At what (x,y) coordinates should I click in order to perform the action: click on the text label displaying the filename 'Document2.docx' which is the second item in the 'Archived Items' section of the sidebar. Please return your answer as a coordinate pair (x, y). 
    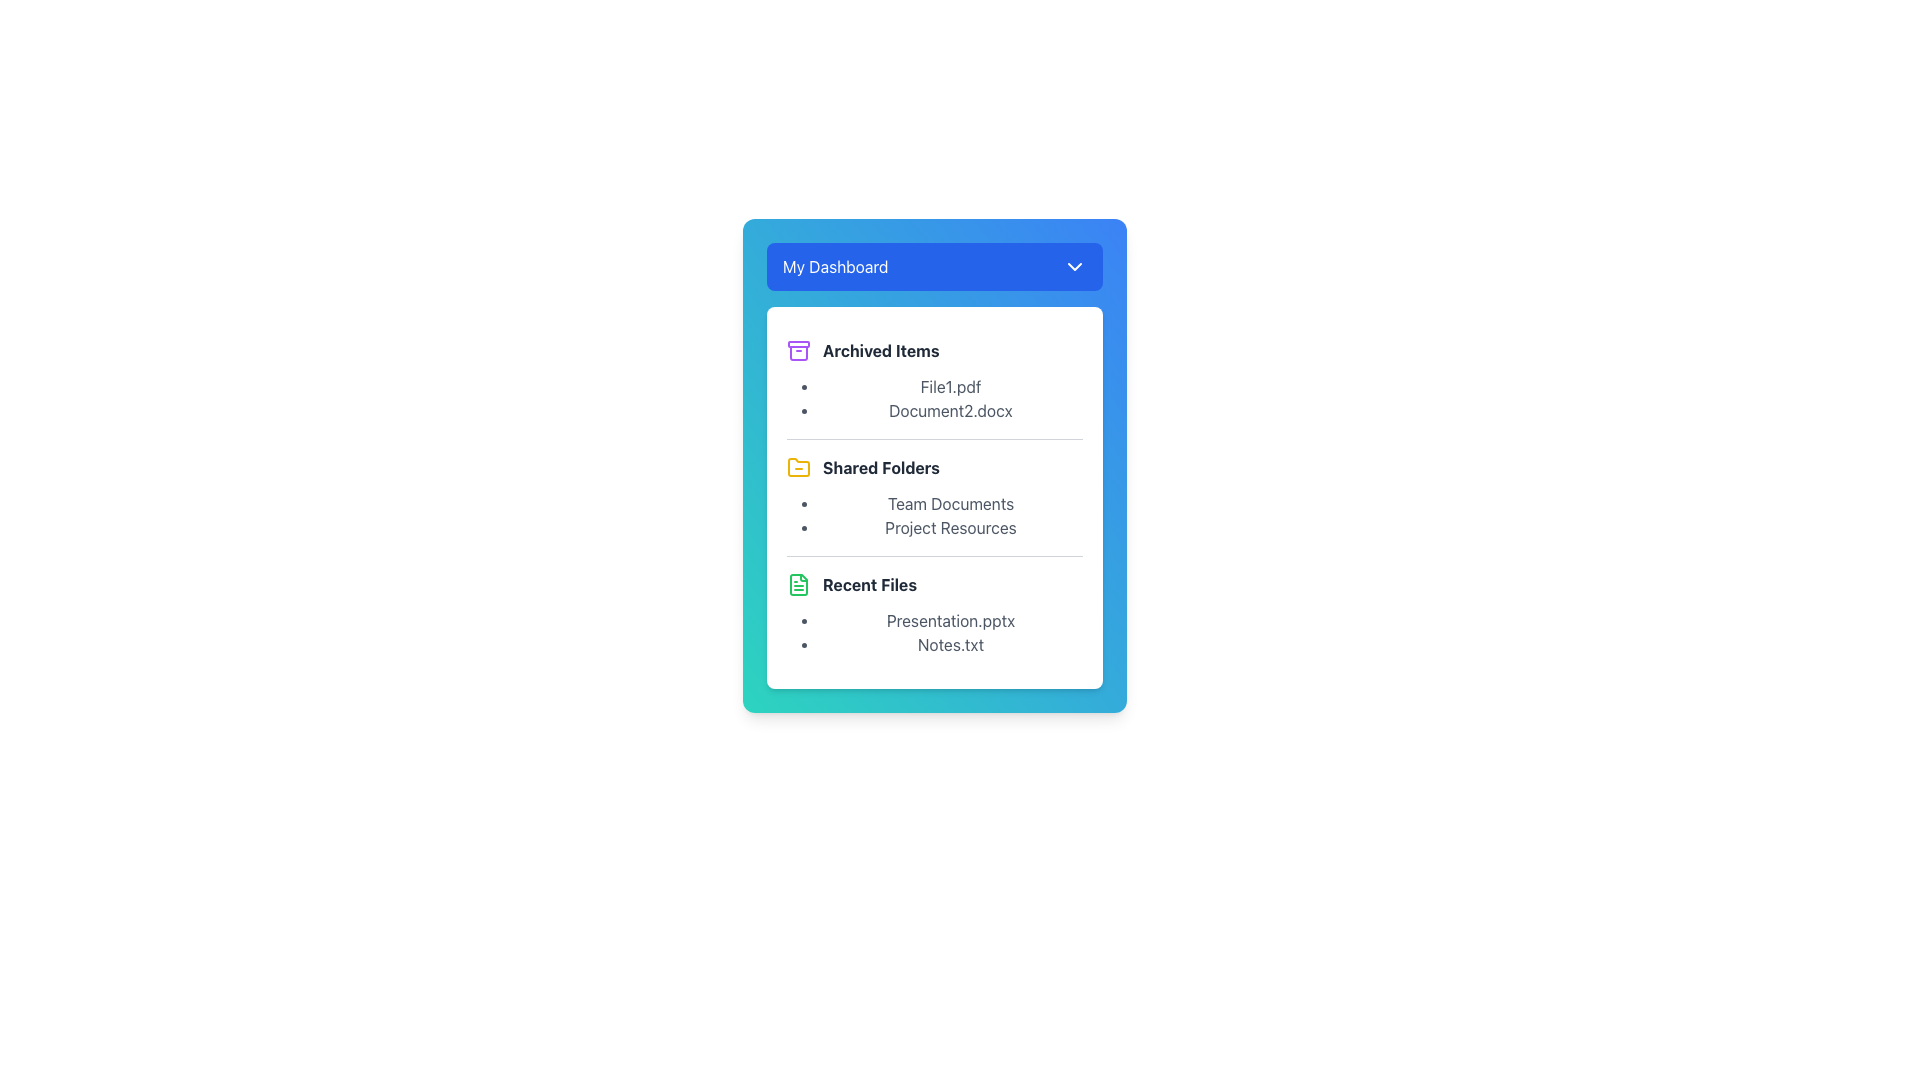
    Looking at the image, I should click on (949, 410).